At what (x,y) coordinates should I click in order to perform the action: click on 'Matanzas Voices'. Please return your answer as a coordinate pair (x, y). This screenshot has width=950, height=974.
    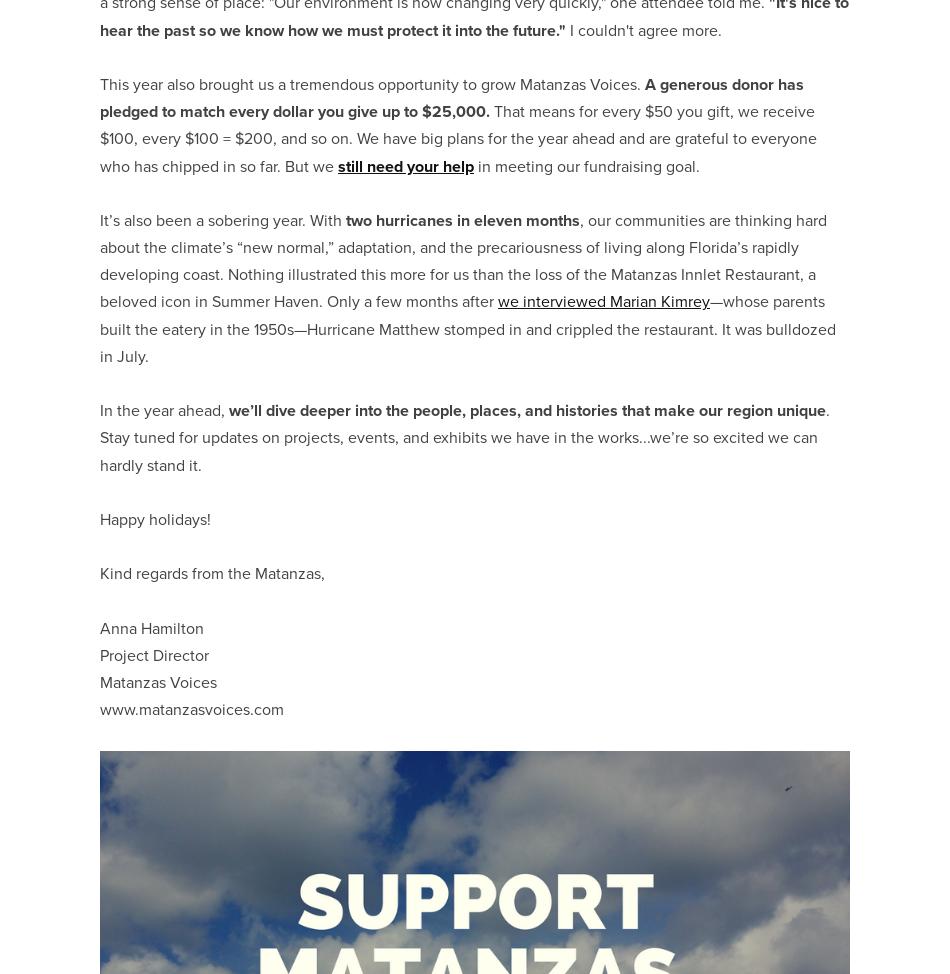
    Looking at the image, I should click on (158, 682).